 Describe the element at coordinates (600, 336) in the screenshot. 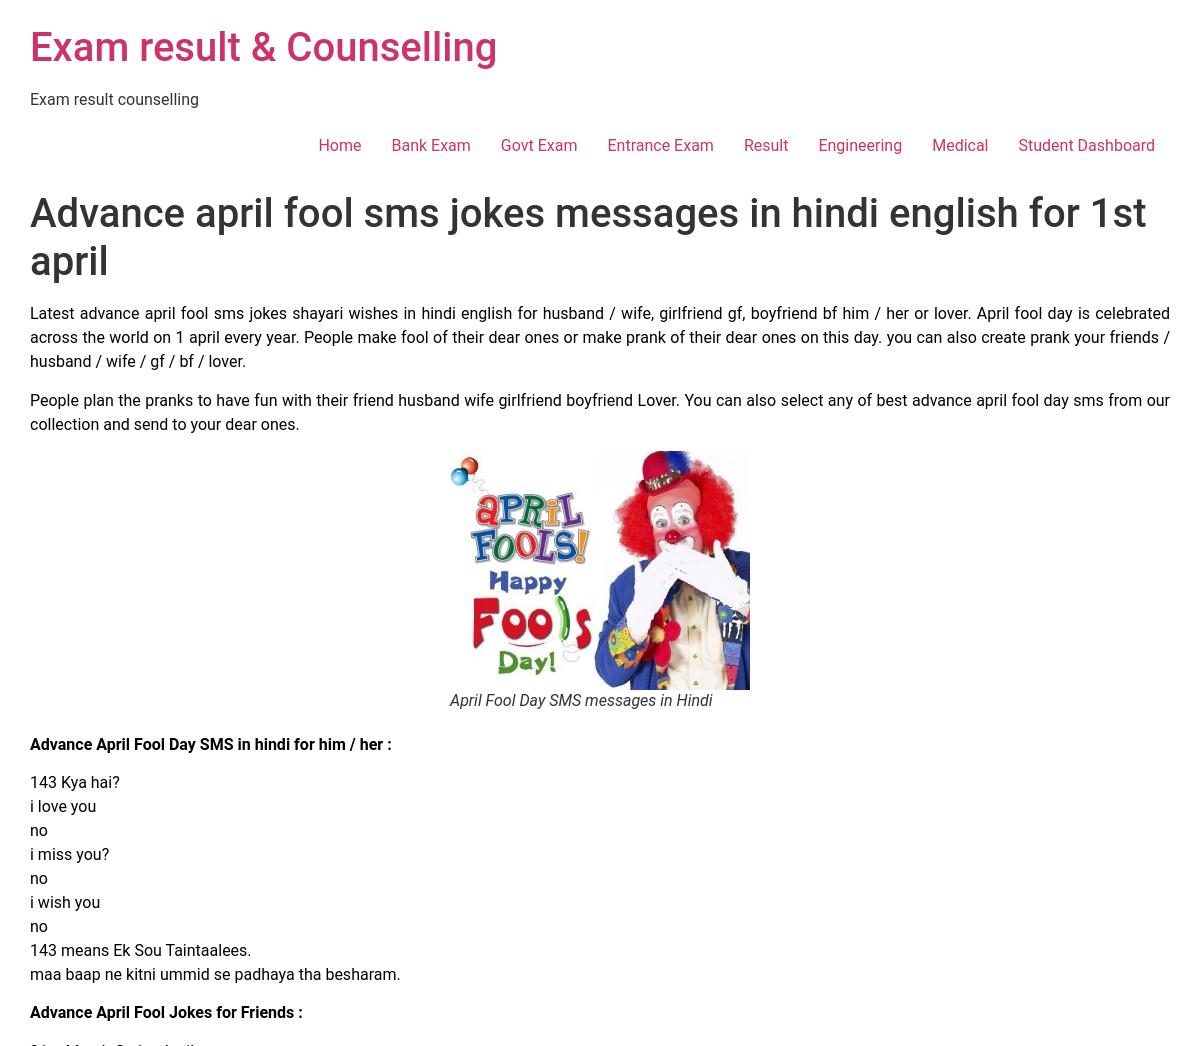

I see `'Latest advance april fool sms jokes shayari wishes in hindi english for husband / wife, girlfriend gf, boyfriend bf him / her or lover. April fool day is celebrated across the world on 1 april every year. People make fool of their dear ones or make prank of their dear ones on this day. you can also create prank your friends / husband / wife / gf / bf / lover.'` at that location.